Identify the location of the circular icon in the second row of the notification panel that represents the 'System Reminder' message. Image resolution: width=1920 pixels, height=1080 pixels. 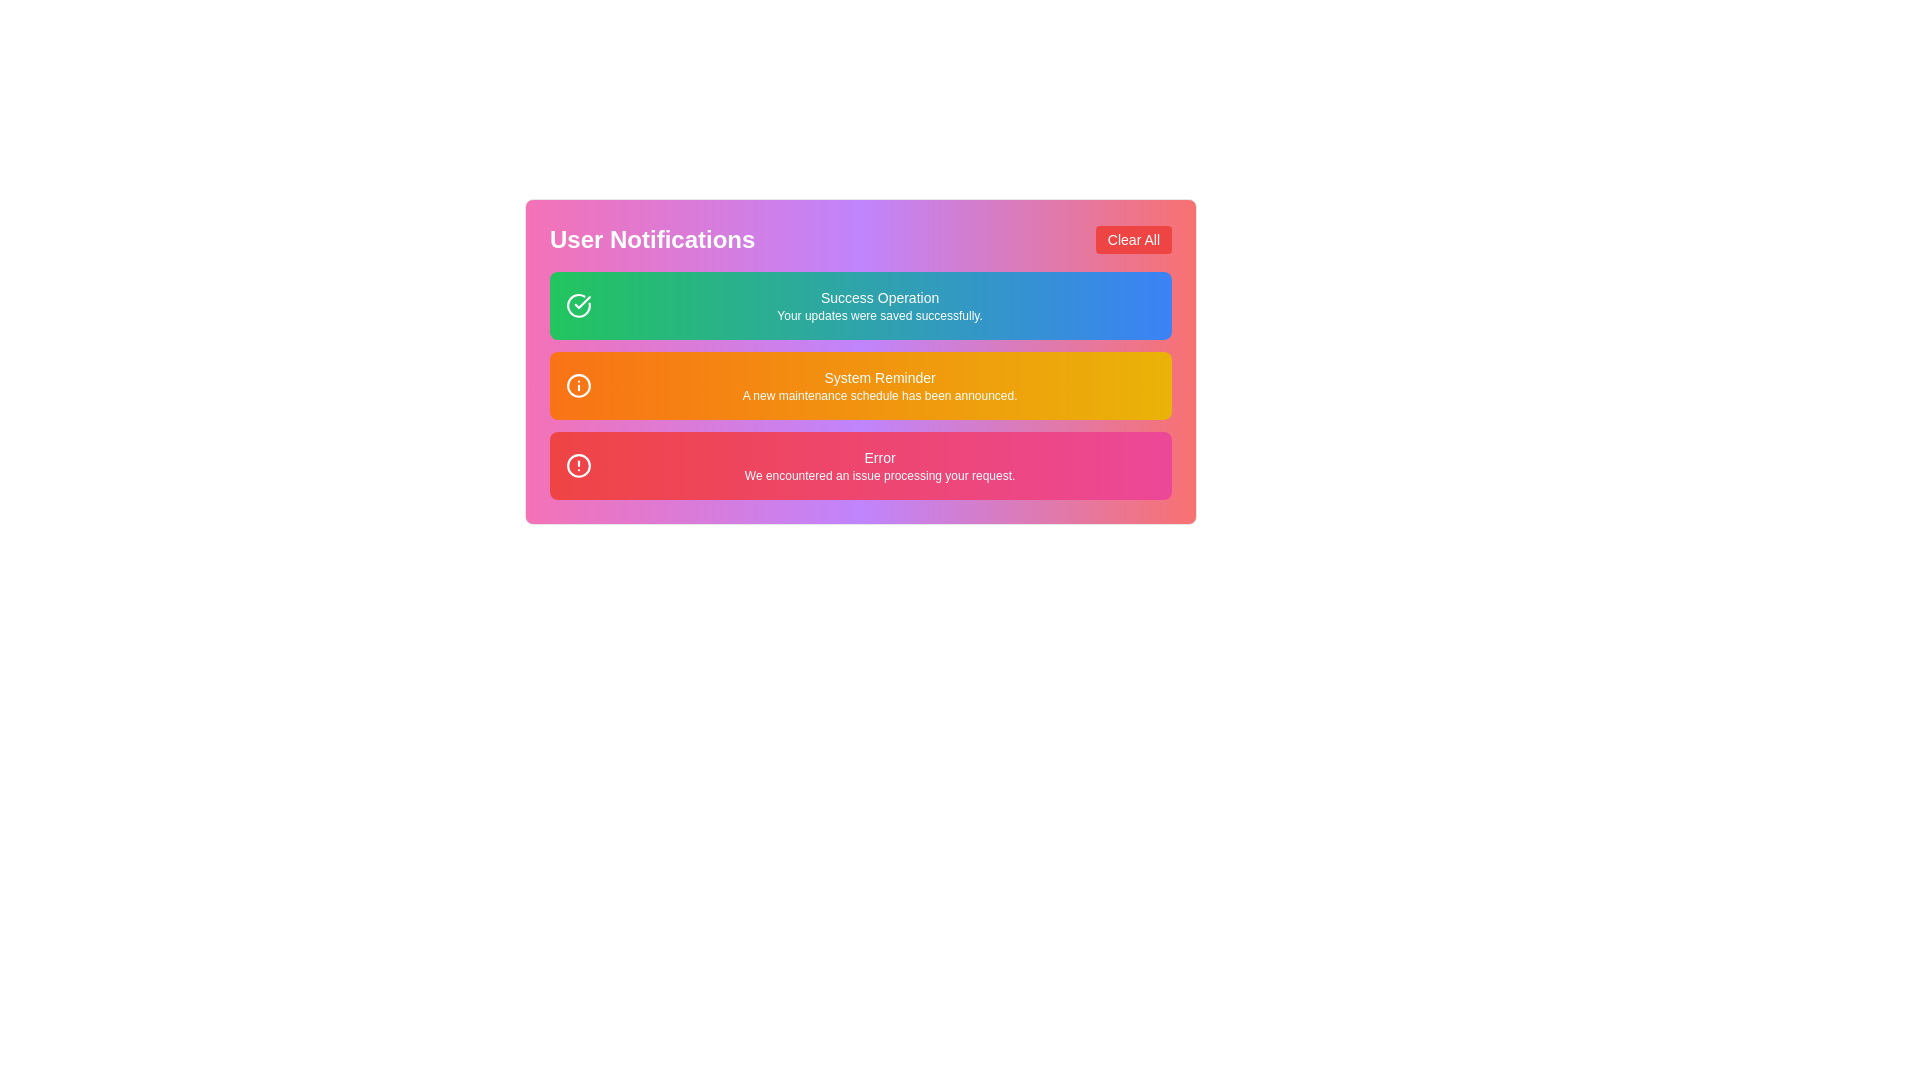
(578, 385).